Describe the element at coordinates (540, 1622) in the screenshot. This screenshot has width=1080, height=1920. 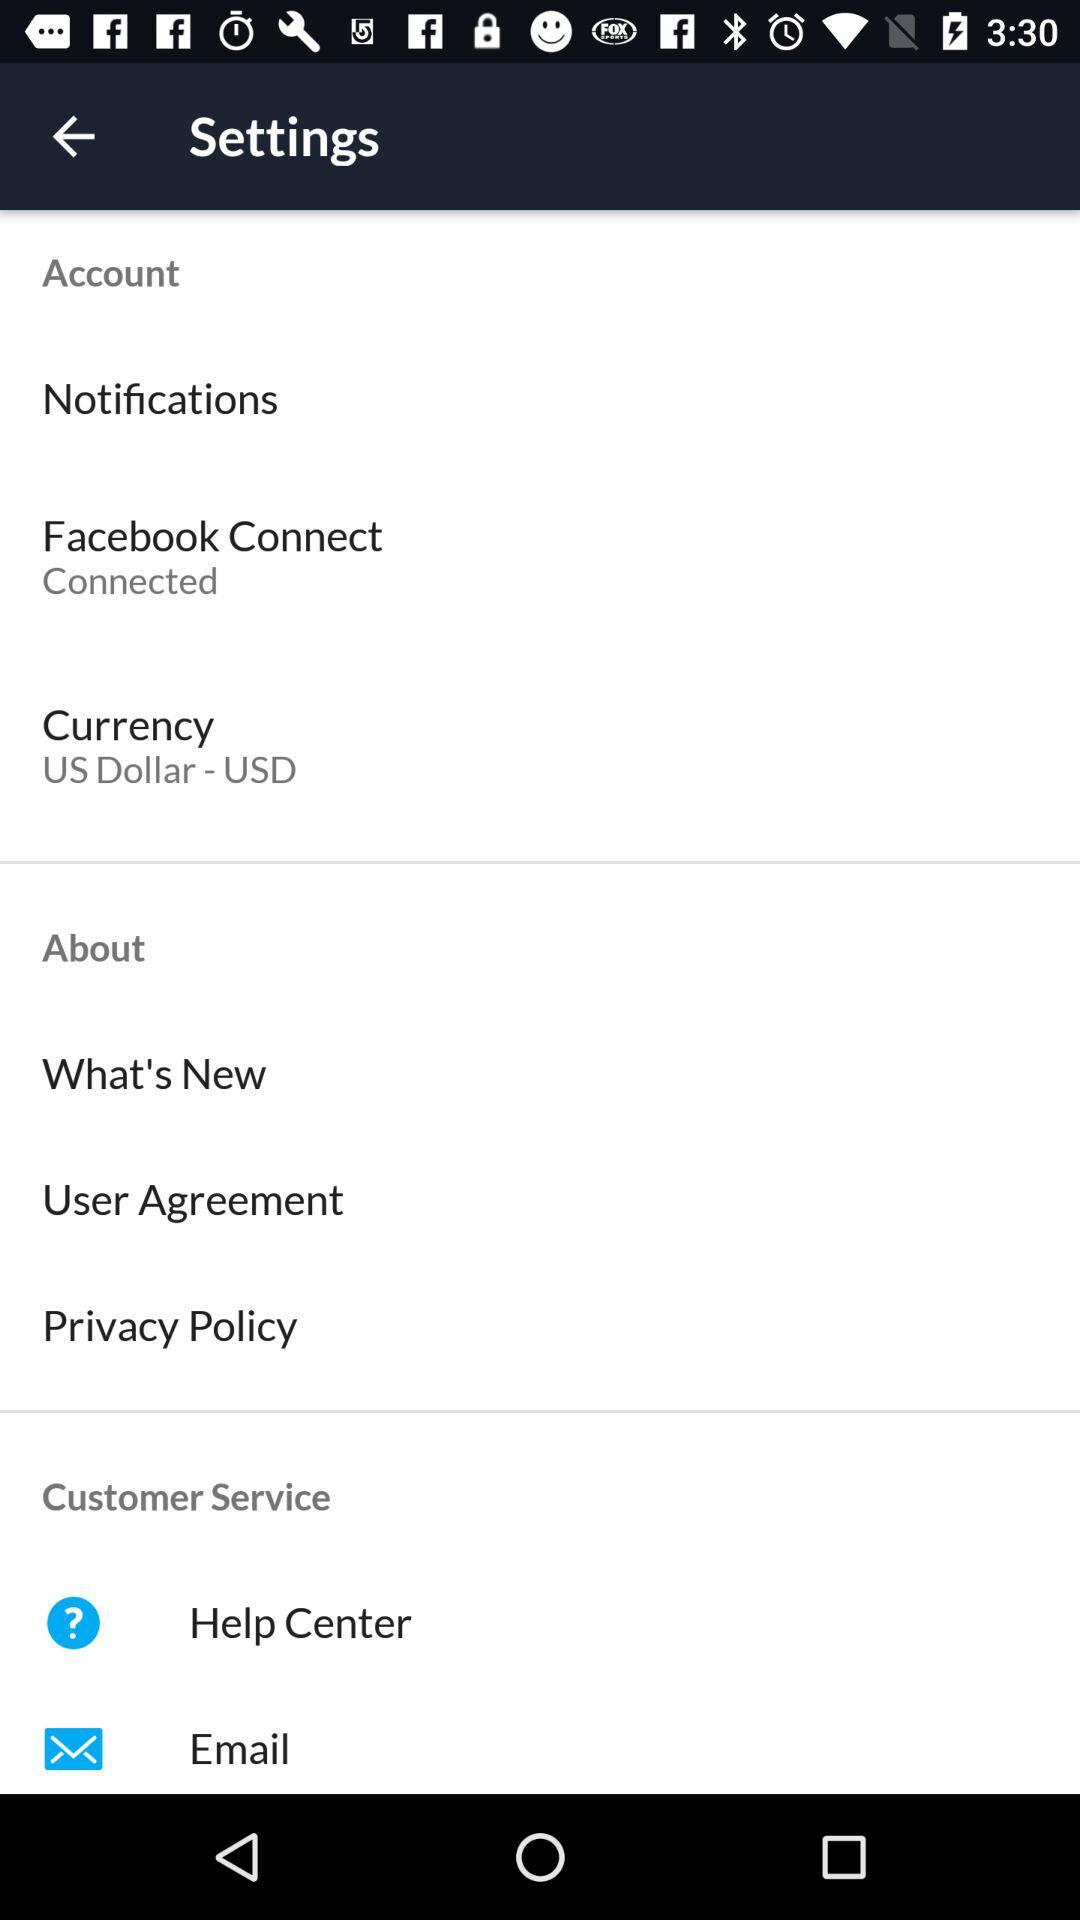
I see `icon above email` at that location.